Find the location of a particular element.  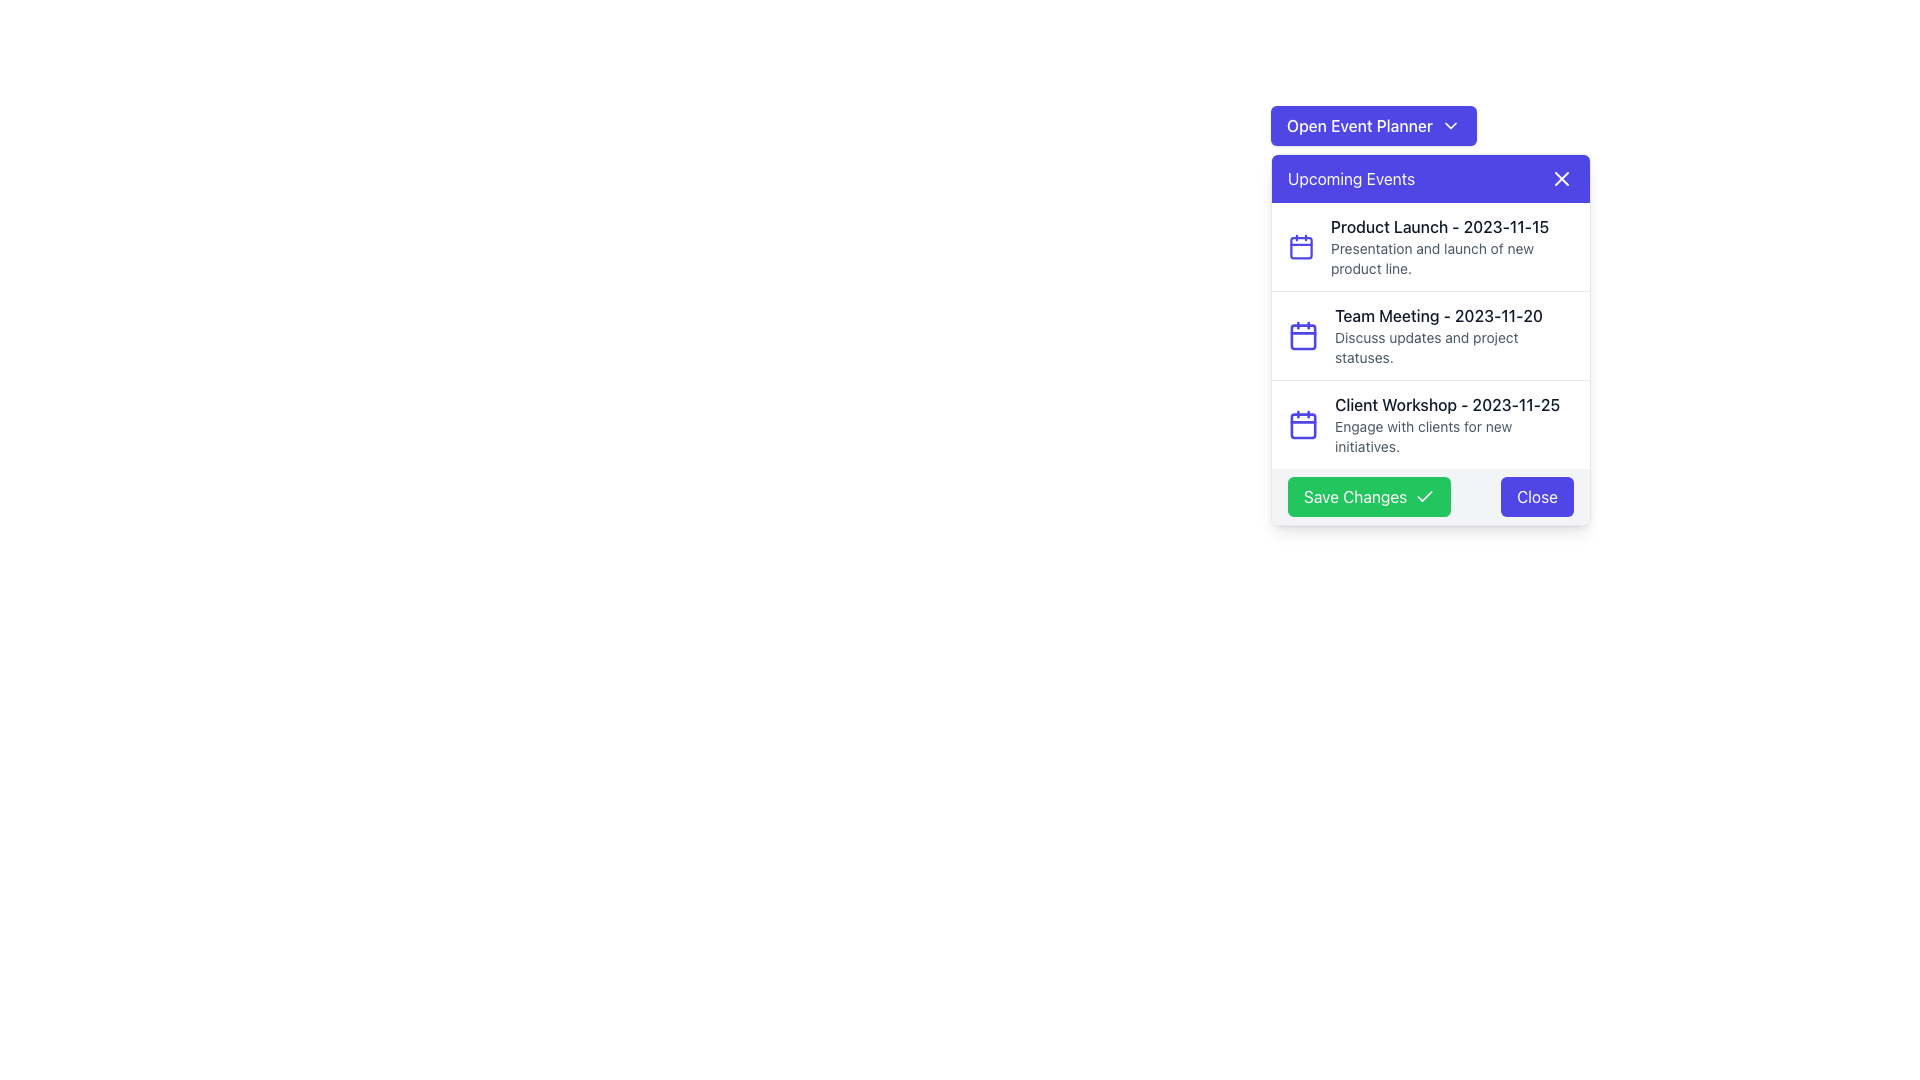

the checkmark icon within the 'Save Changes' button located towards the bottom-left corner of the modal interface to indicate saving changes is located at coordinates (1424, 495).